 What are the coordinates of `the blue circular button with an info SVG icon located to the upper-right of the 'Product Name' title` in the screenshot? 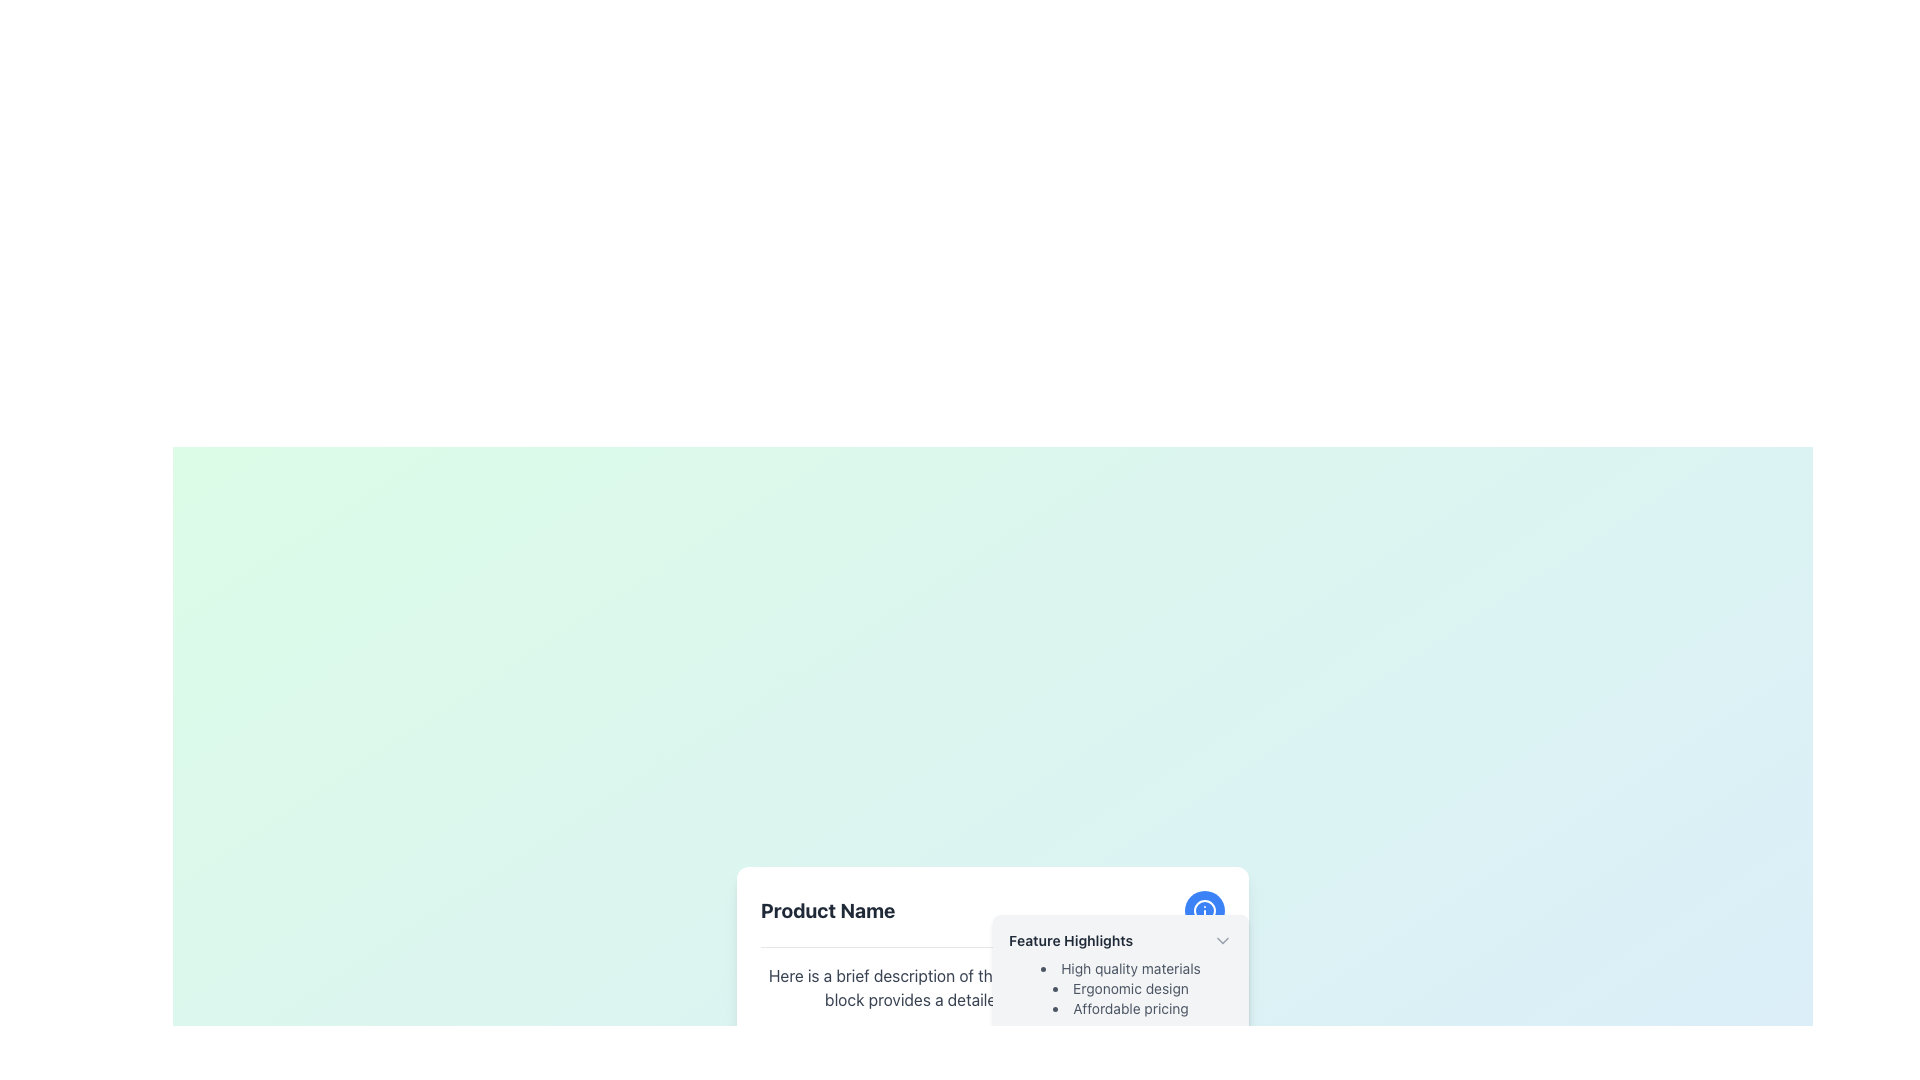 It's located at (1203, 910).